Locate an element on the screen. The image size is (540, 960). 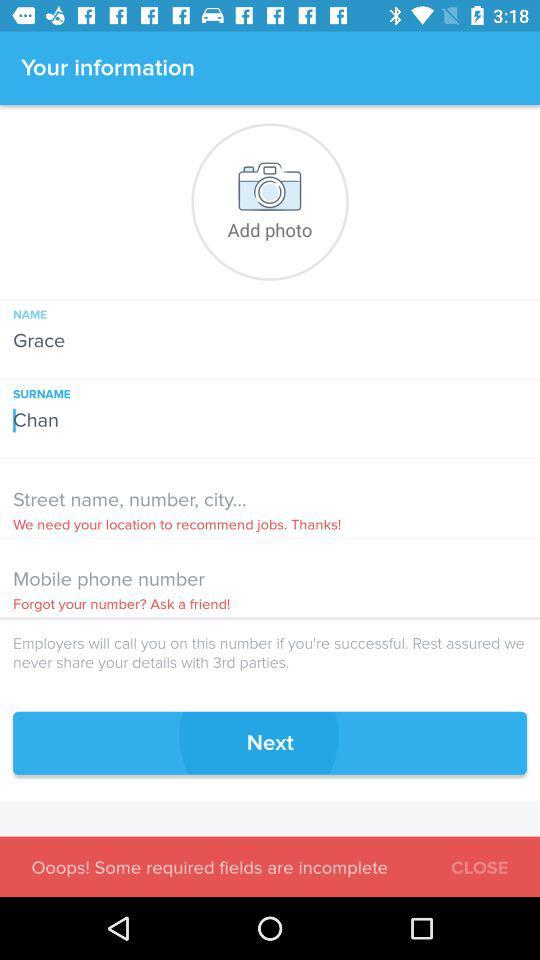
the icon below the next is located at coordinates (478, 864).